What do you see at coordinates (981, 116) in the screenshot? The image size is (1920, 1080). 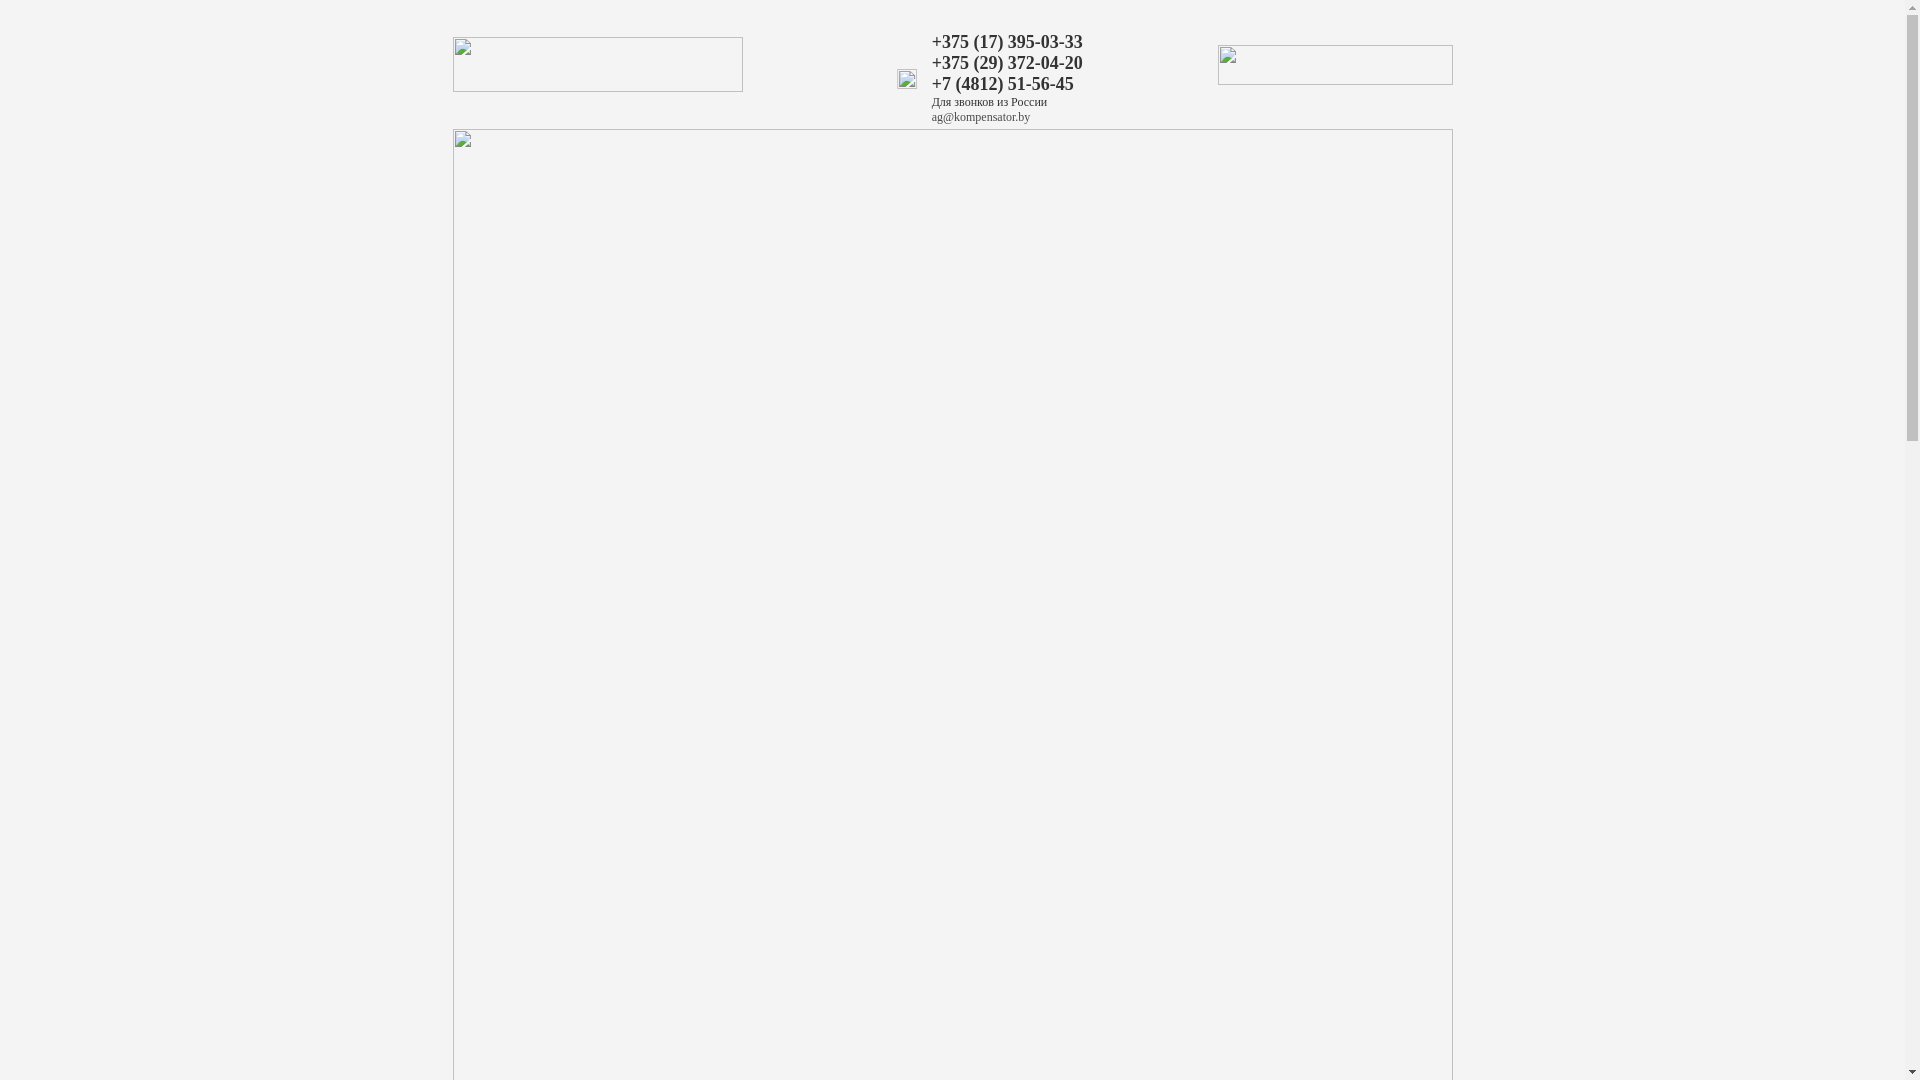 I see `'ag@kompensator.by'` at bounding box center [981, 116].